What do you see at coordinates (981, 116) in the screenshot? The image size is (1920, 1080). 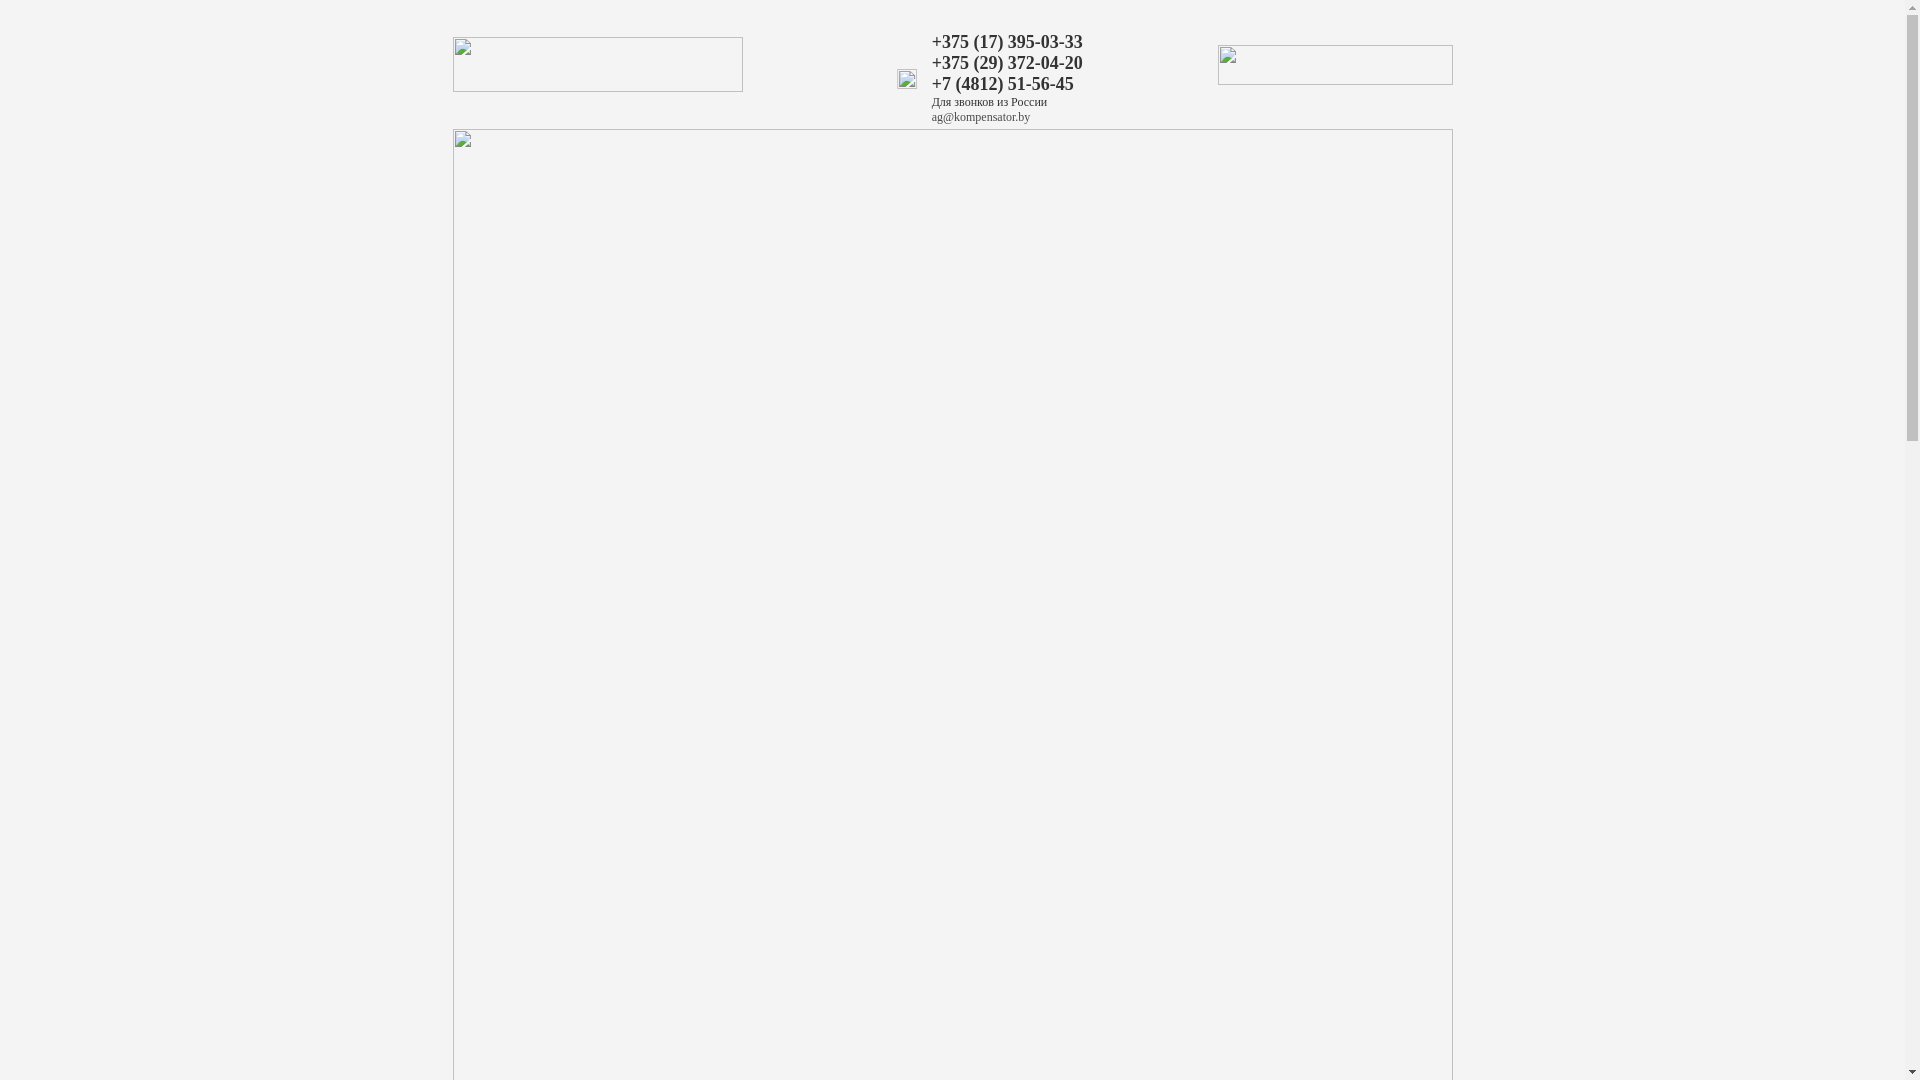 I see `'ag@kompensator.by'` at bounding box center [981, 116].